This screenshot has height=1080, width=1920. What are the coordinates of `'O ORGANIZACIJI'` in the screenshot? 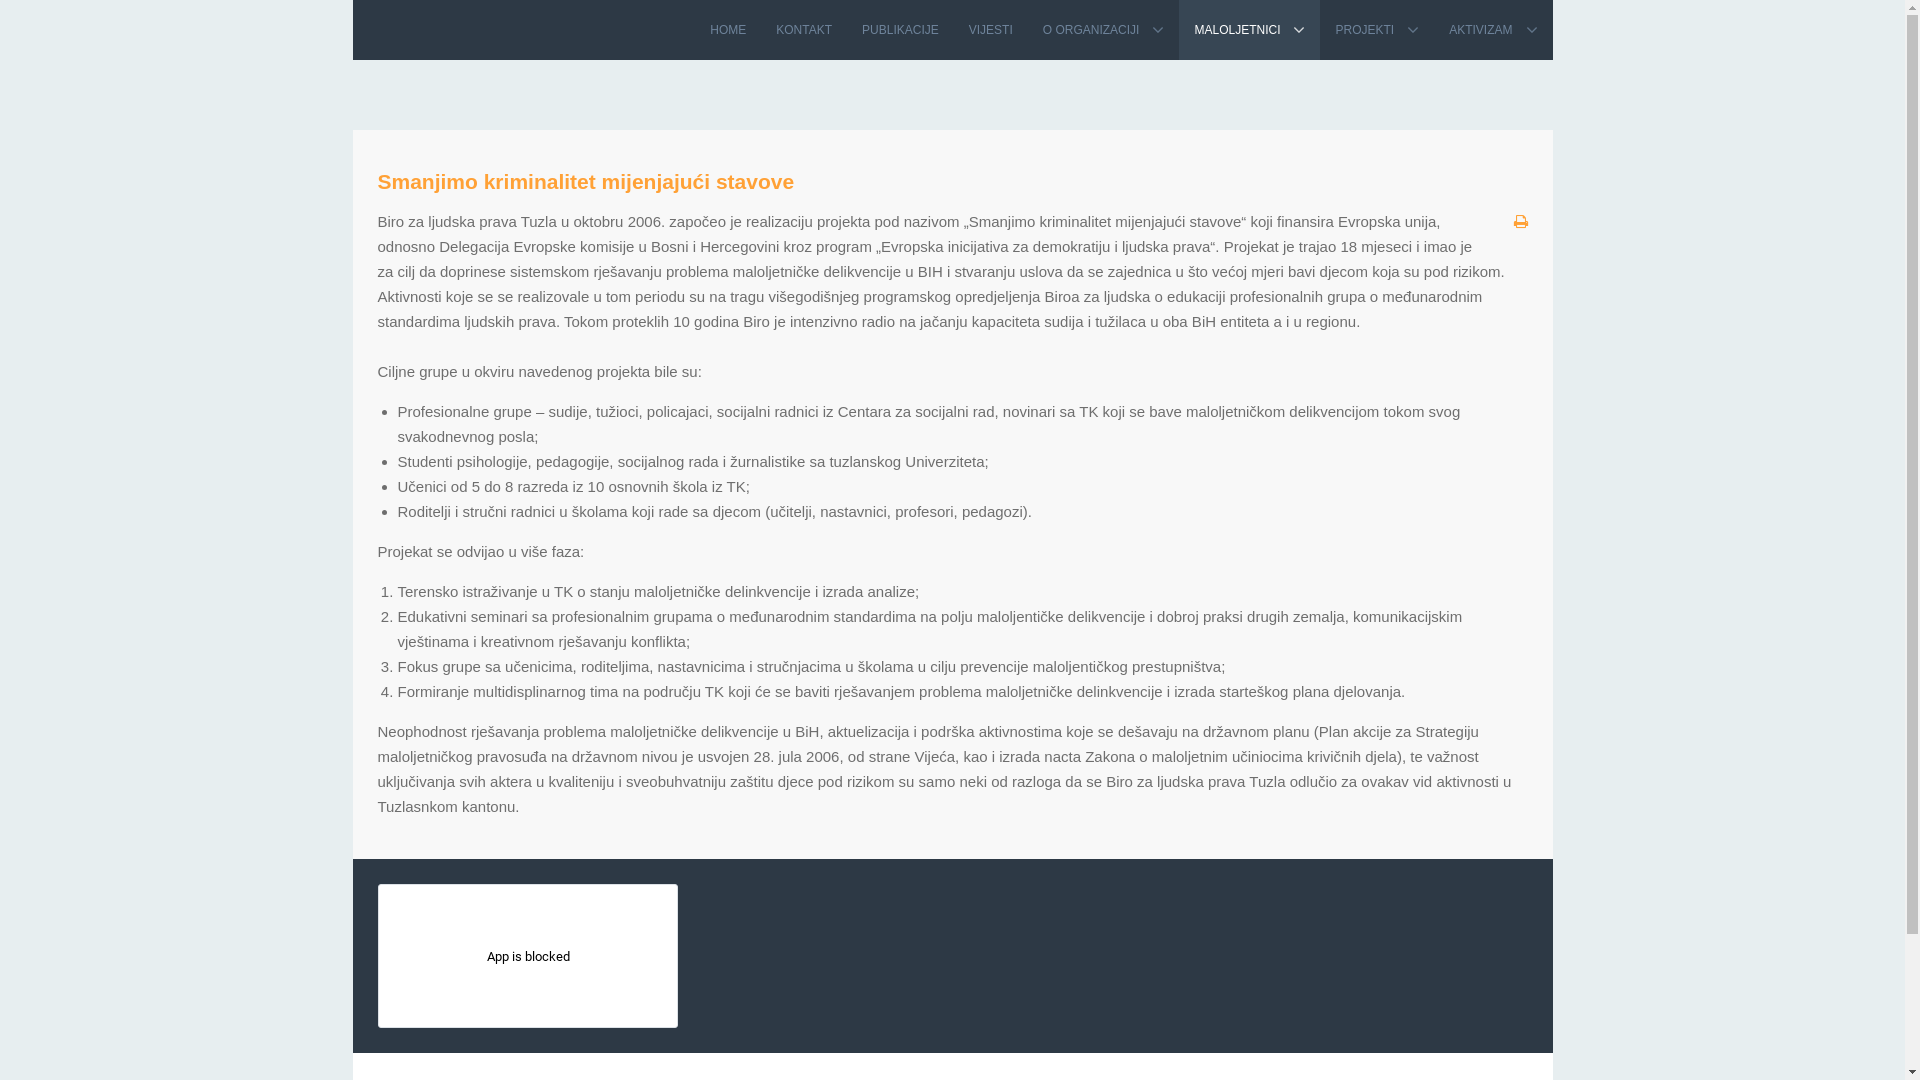 It's located at (1027, 30).